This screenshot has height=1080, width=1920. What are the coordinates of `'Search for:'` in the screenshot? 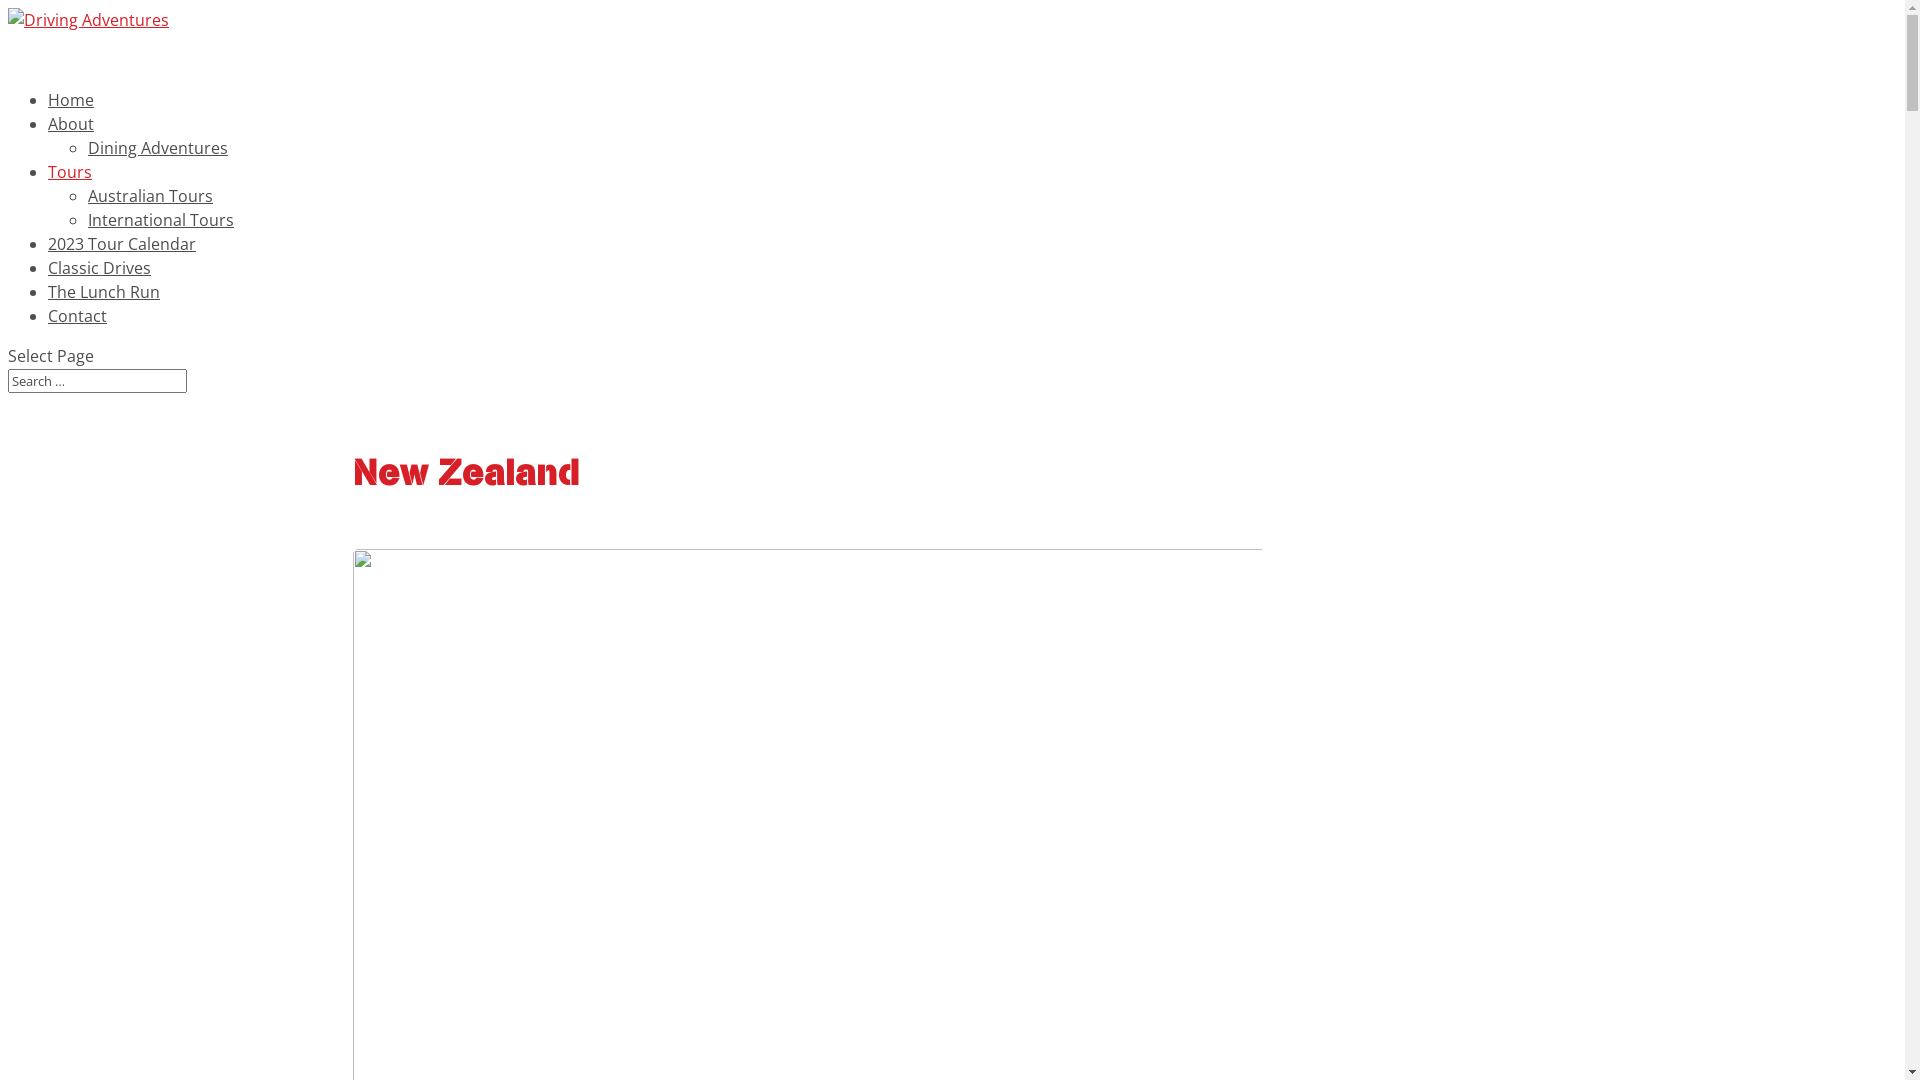 It's located at (96, 381).